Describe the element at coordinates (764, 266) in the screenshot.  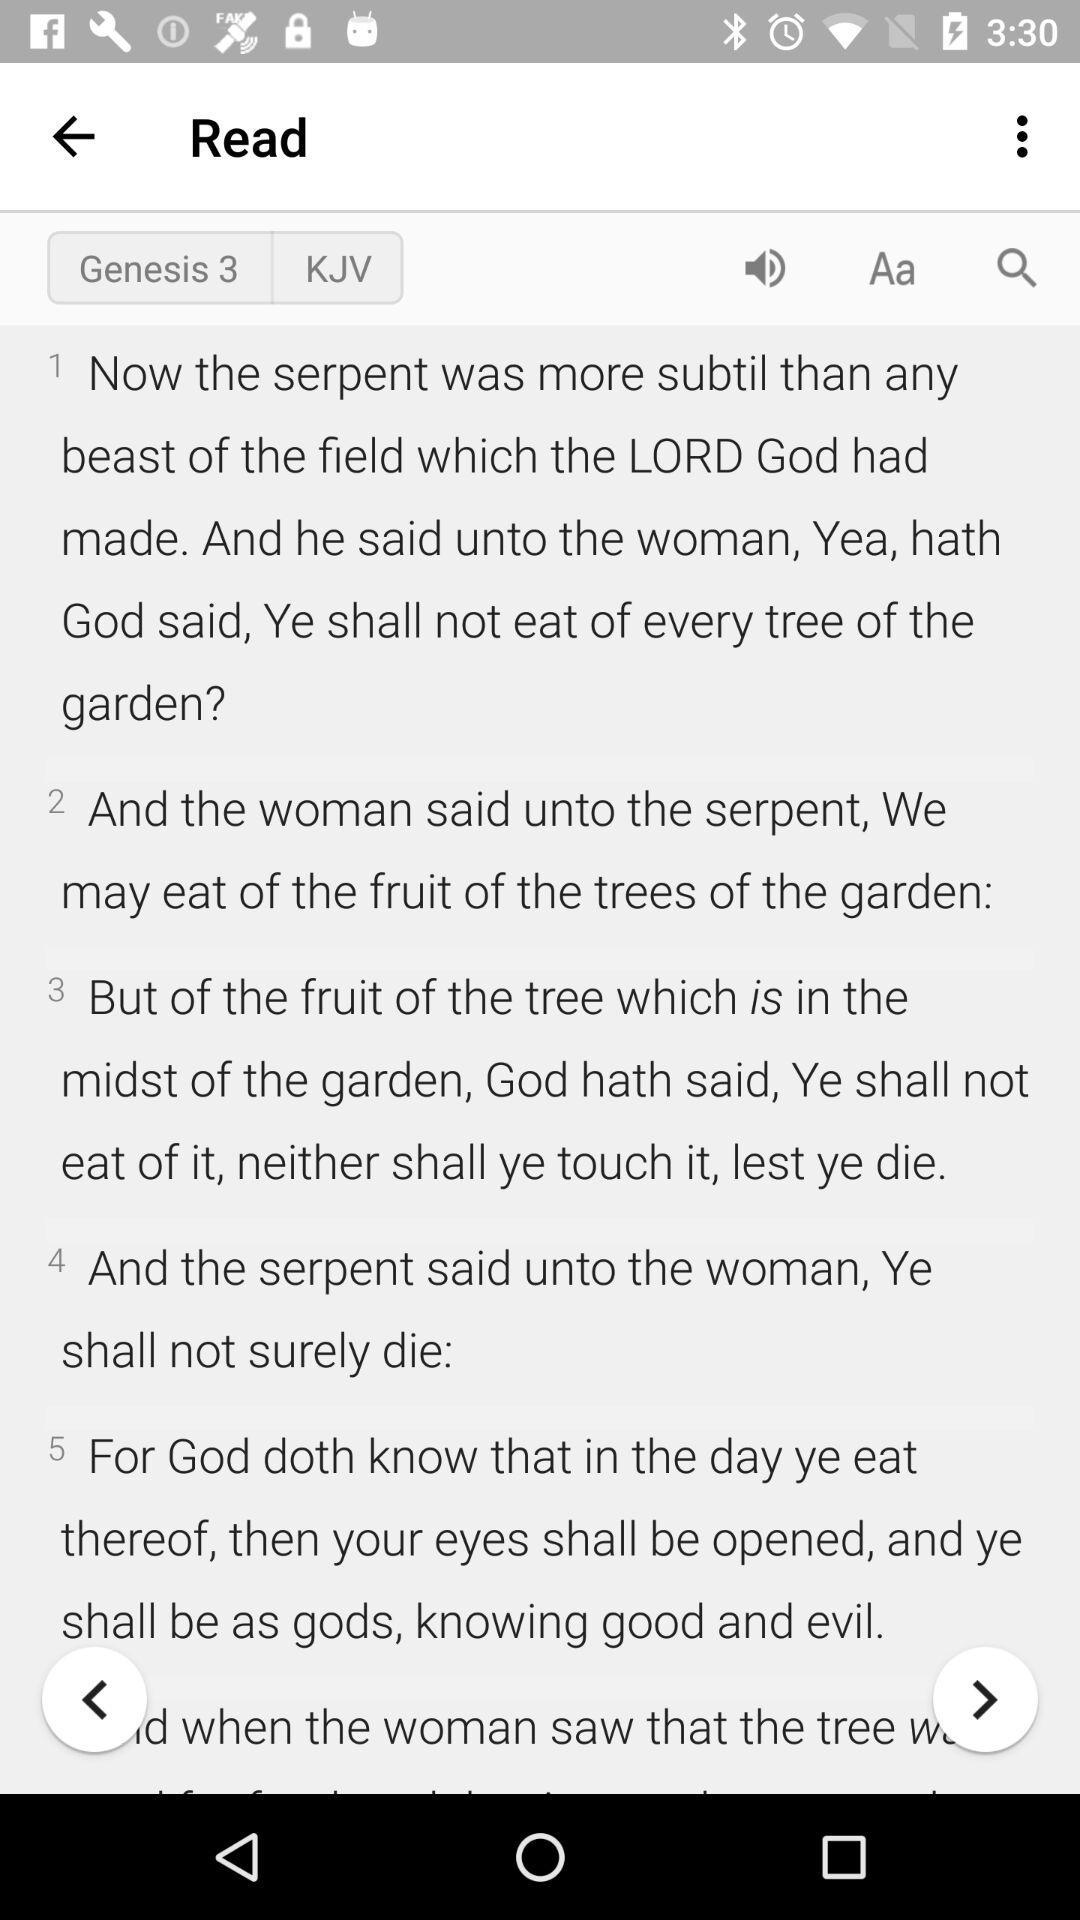
I see `control volume` at that location.